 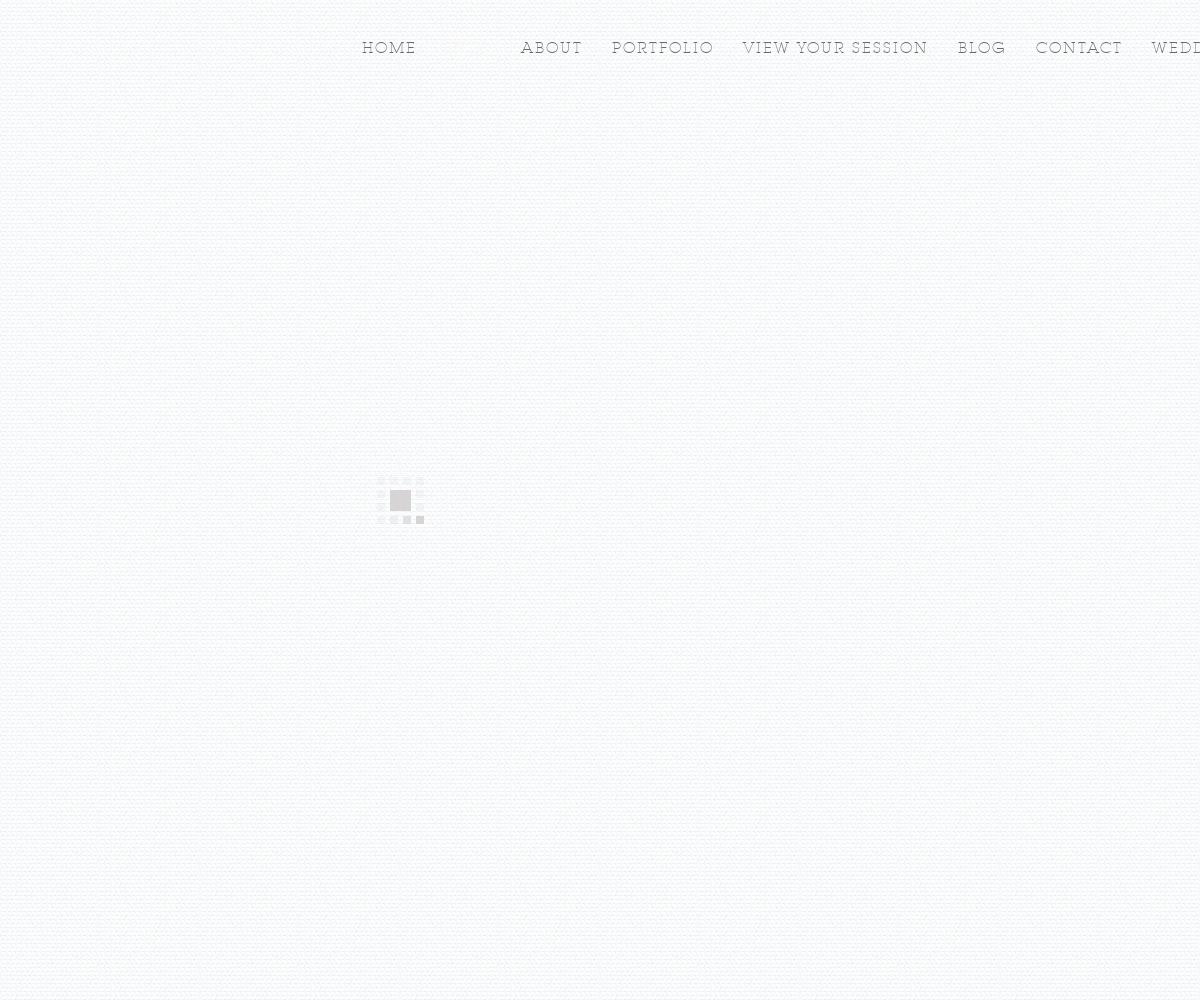 What do you see at coordinates (593, 415) in the screenshot?
I see `'Family, Children & Maternity Sessions: $250'` at bounding box center [593, 415].